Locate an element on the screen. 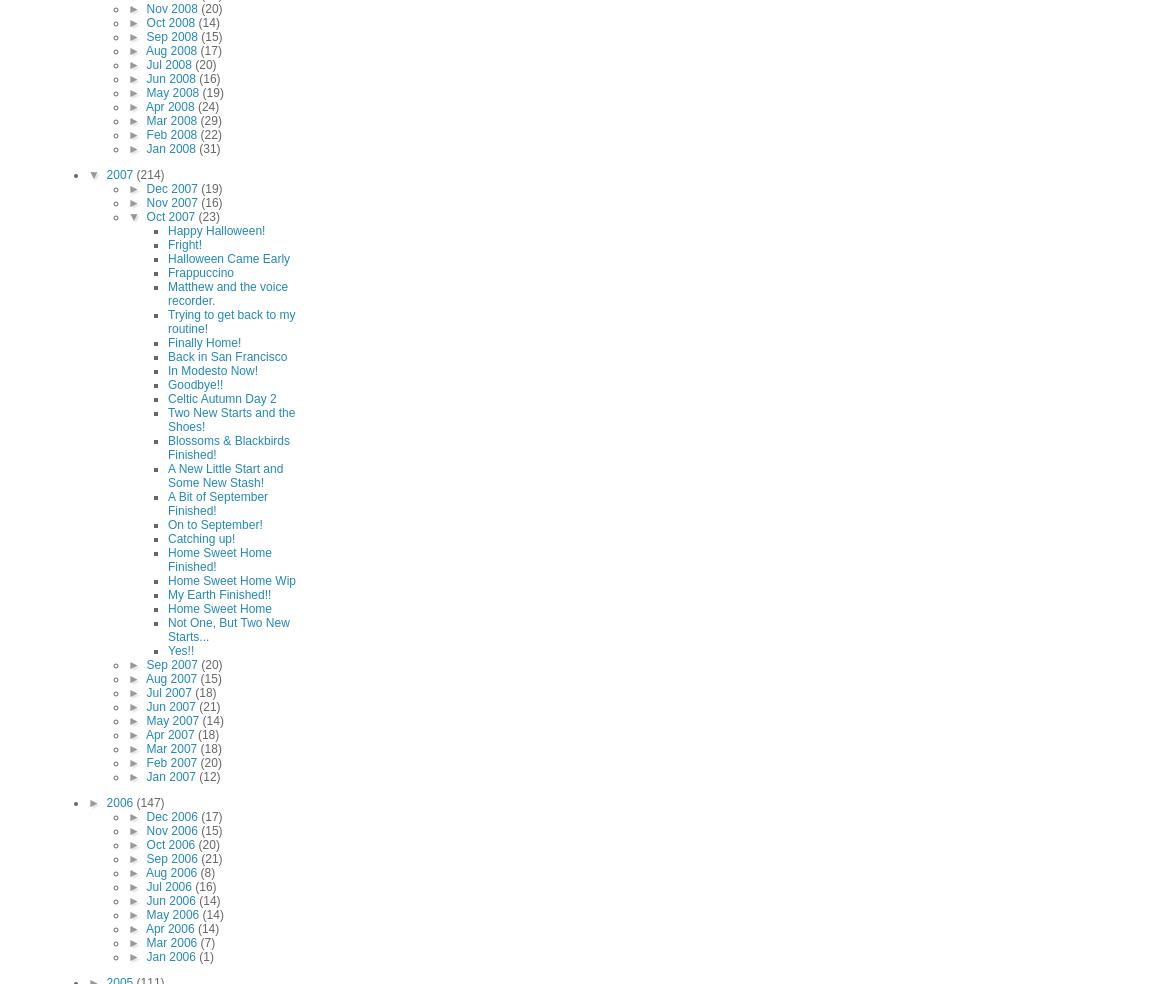 This screenshot has width=1158, height=984. 'A New Little Start and Some New Stash!' is located at coordinates (225, 475).